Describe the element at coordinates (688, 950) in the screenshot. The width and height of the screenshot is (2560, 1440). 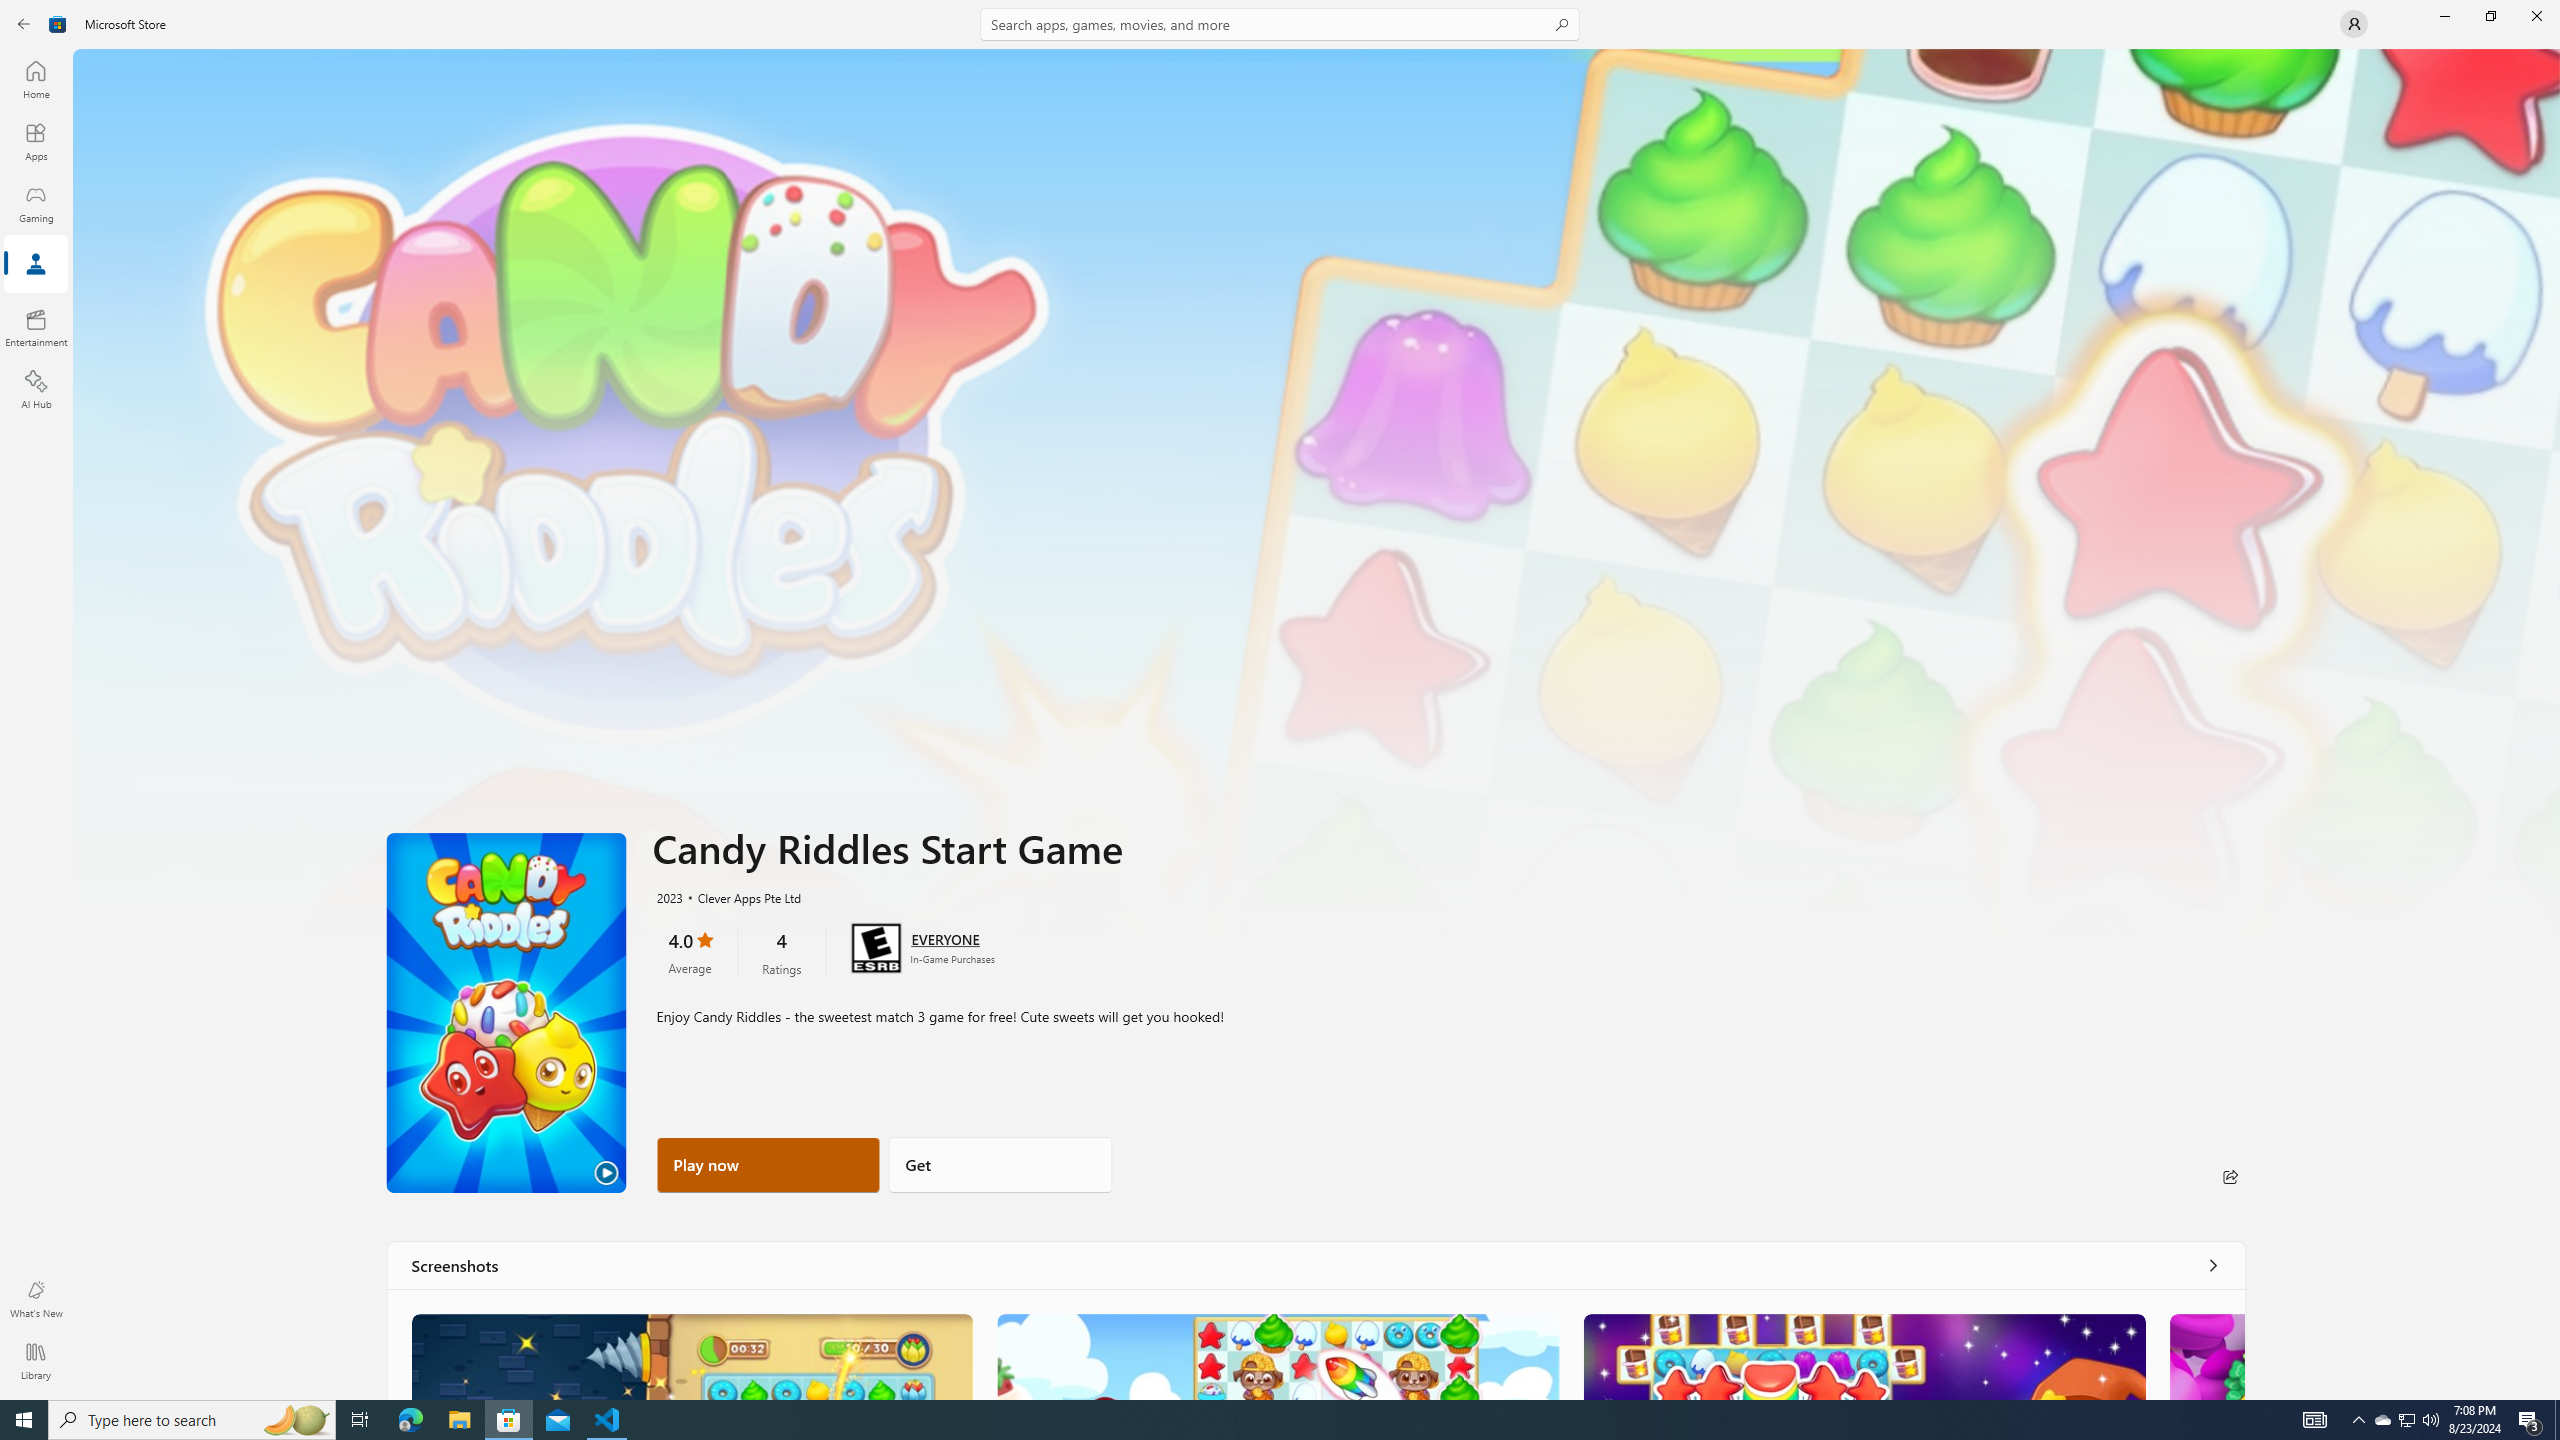
I see `'4.0 stars. Click to skip to ratings and reviews'` at that location.